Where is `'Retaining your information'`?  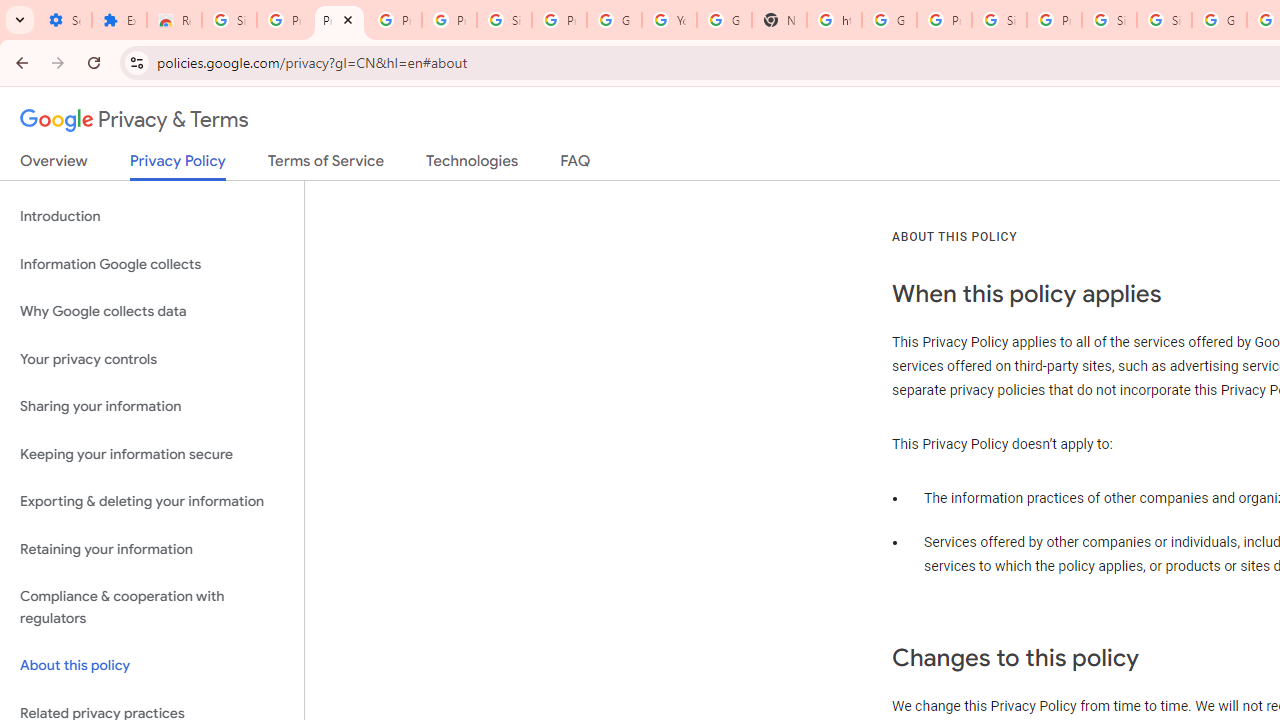 'Retaining your information' is located at coordinates (151, 549).